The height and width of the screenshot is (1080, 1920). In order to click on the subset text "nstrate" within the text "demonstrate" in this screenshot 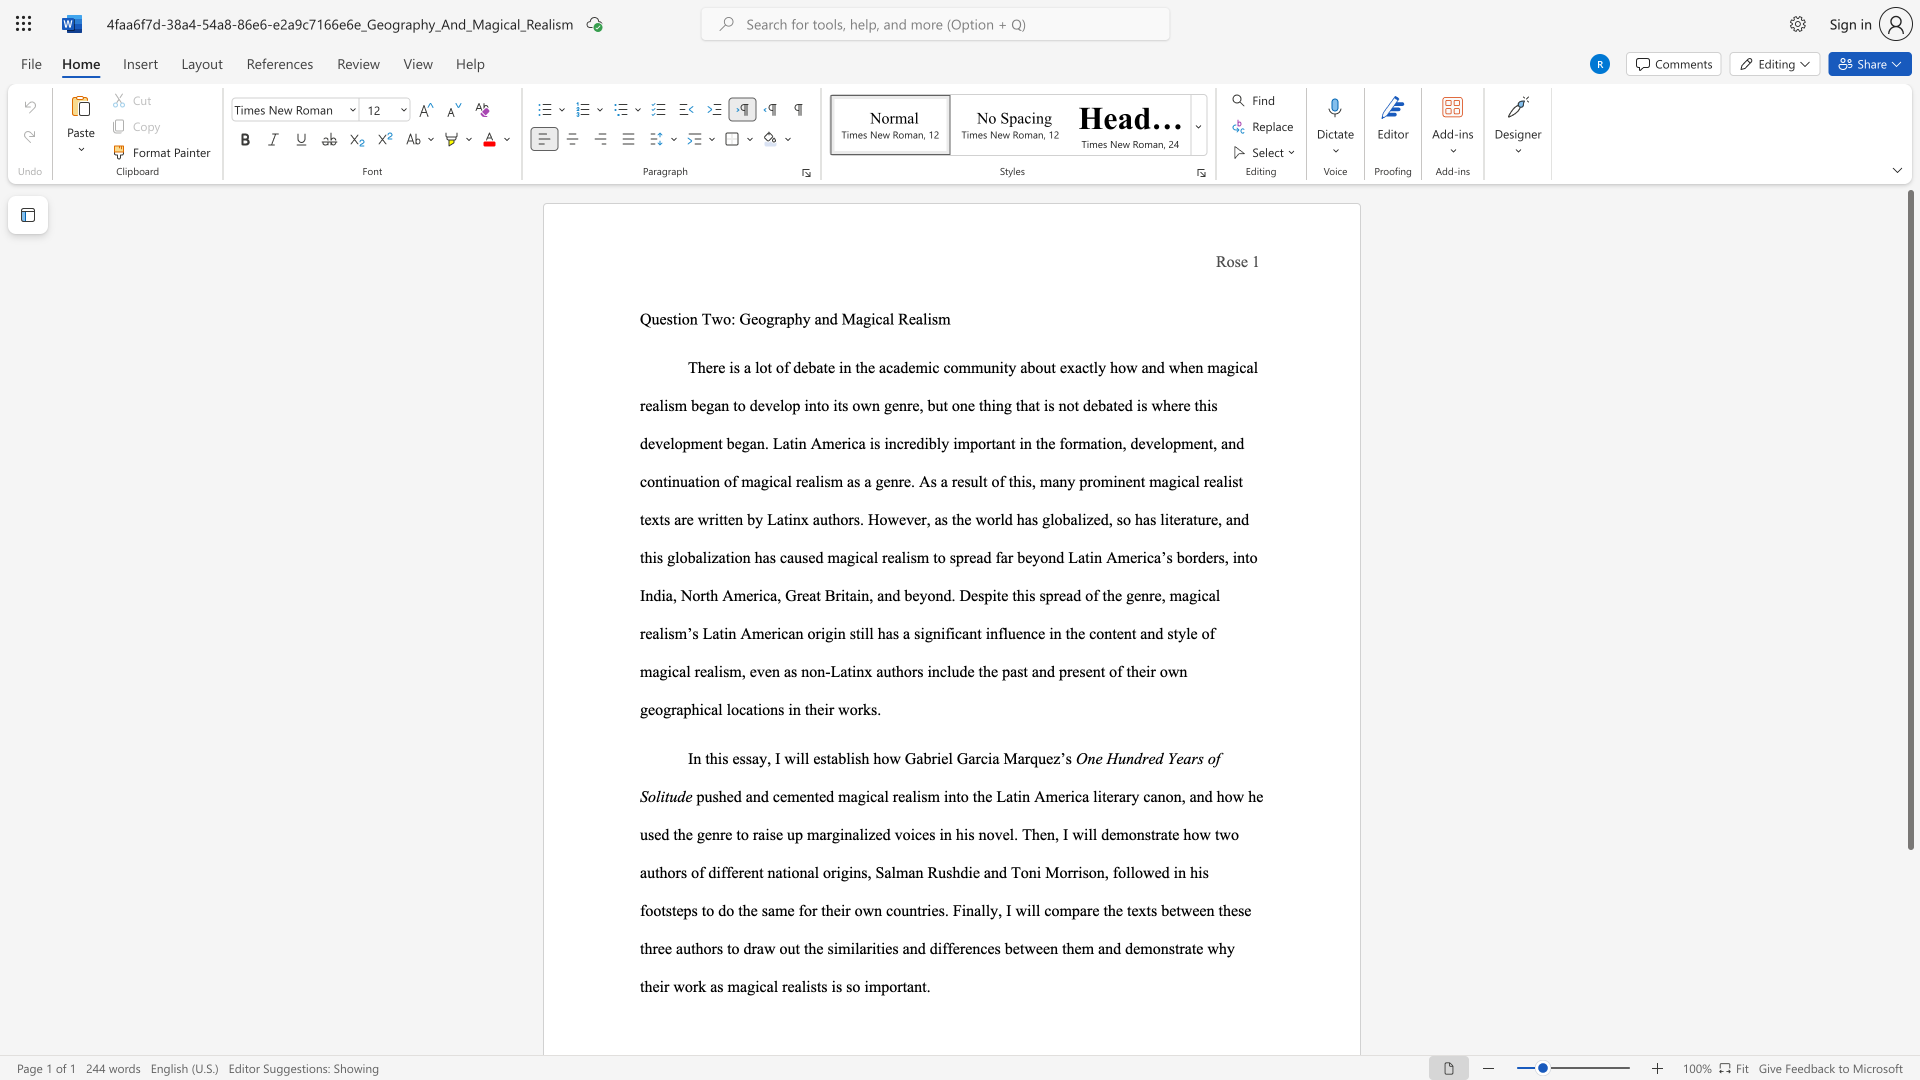, I will do `click(1160, 947)`.